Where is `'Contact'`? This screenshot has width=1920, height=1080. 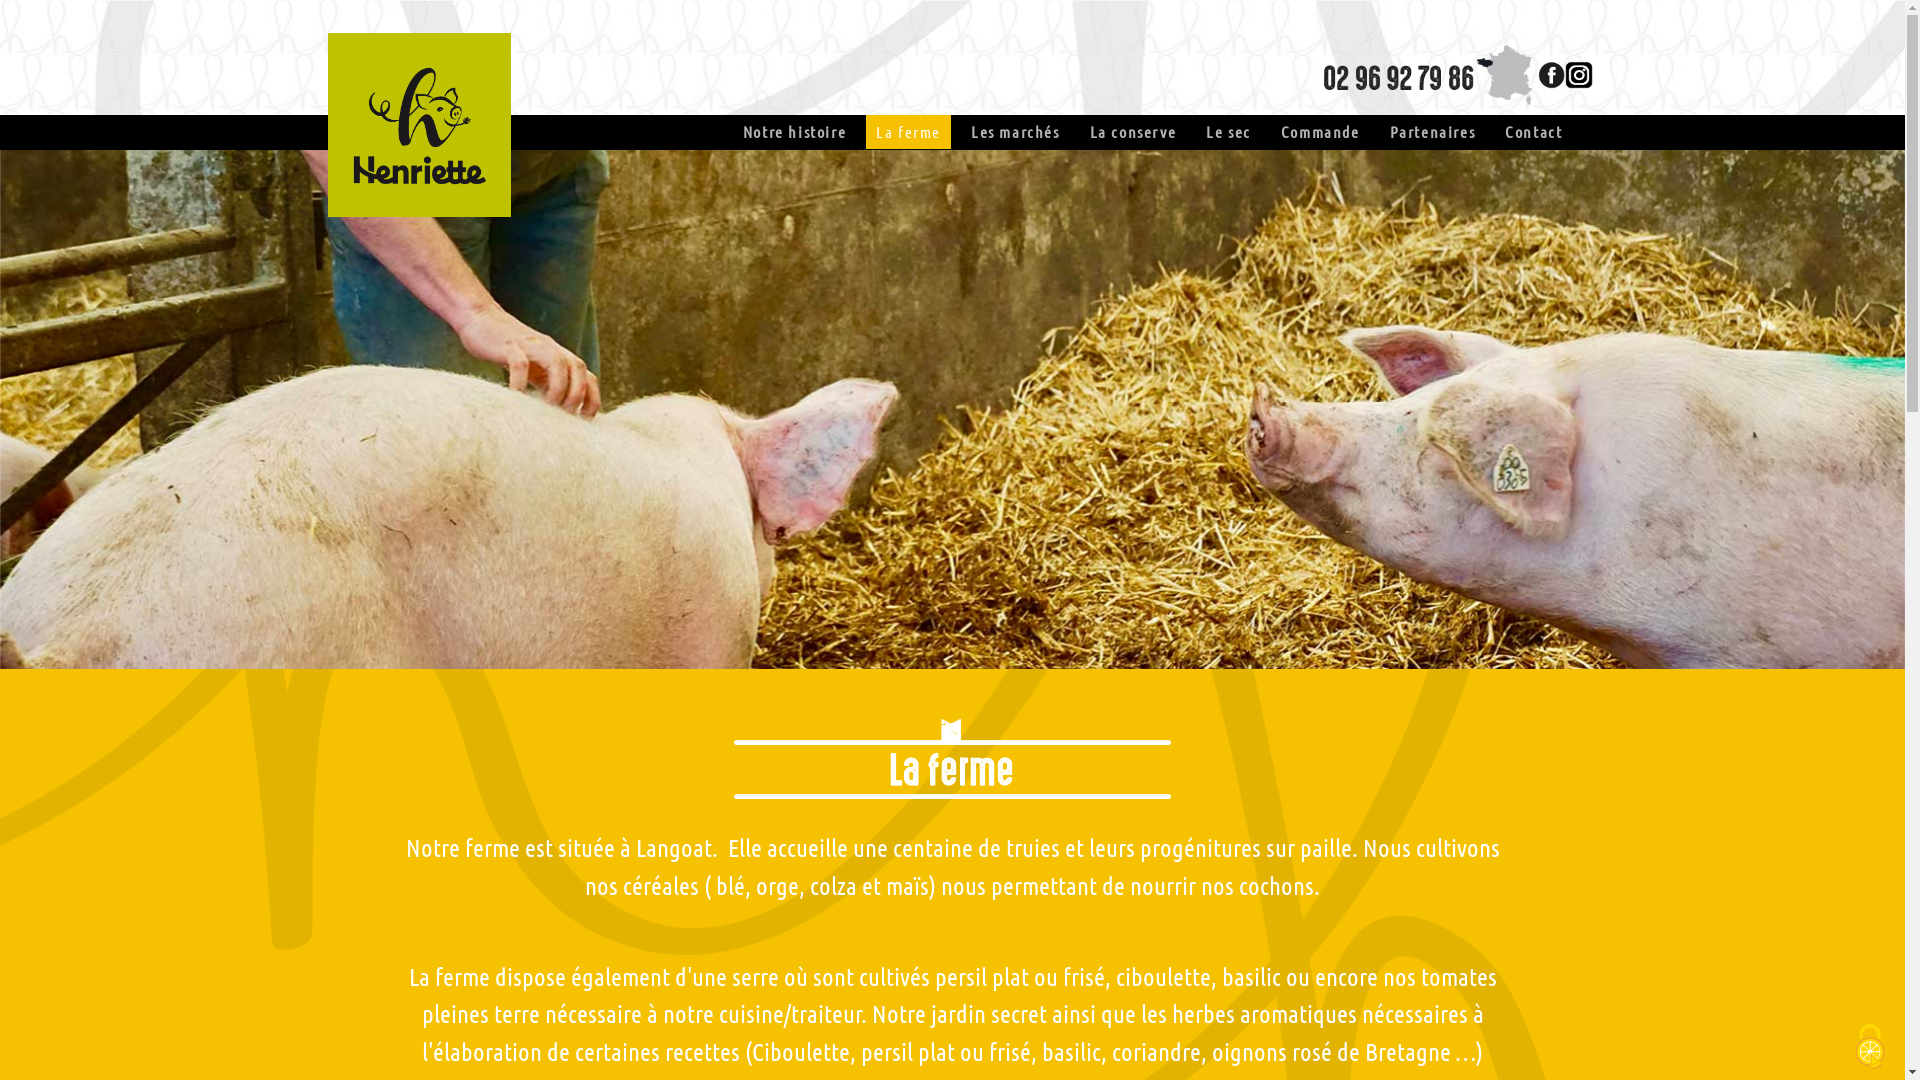 'Contact' is located at coordinates (1532, 131).